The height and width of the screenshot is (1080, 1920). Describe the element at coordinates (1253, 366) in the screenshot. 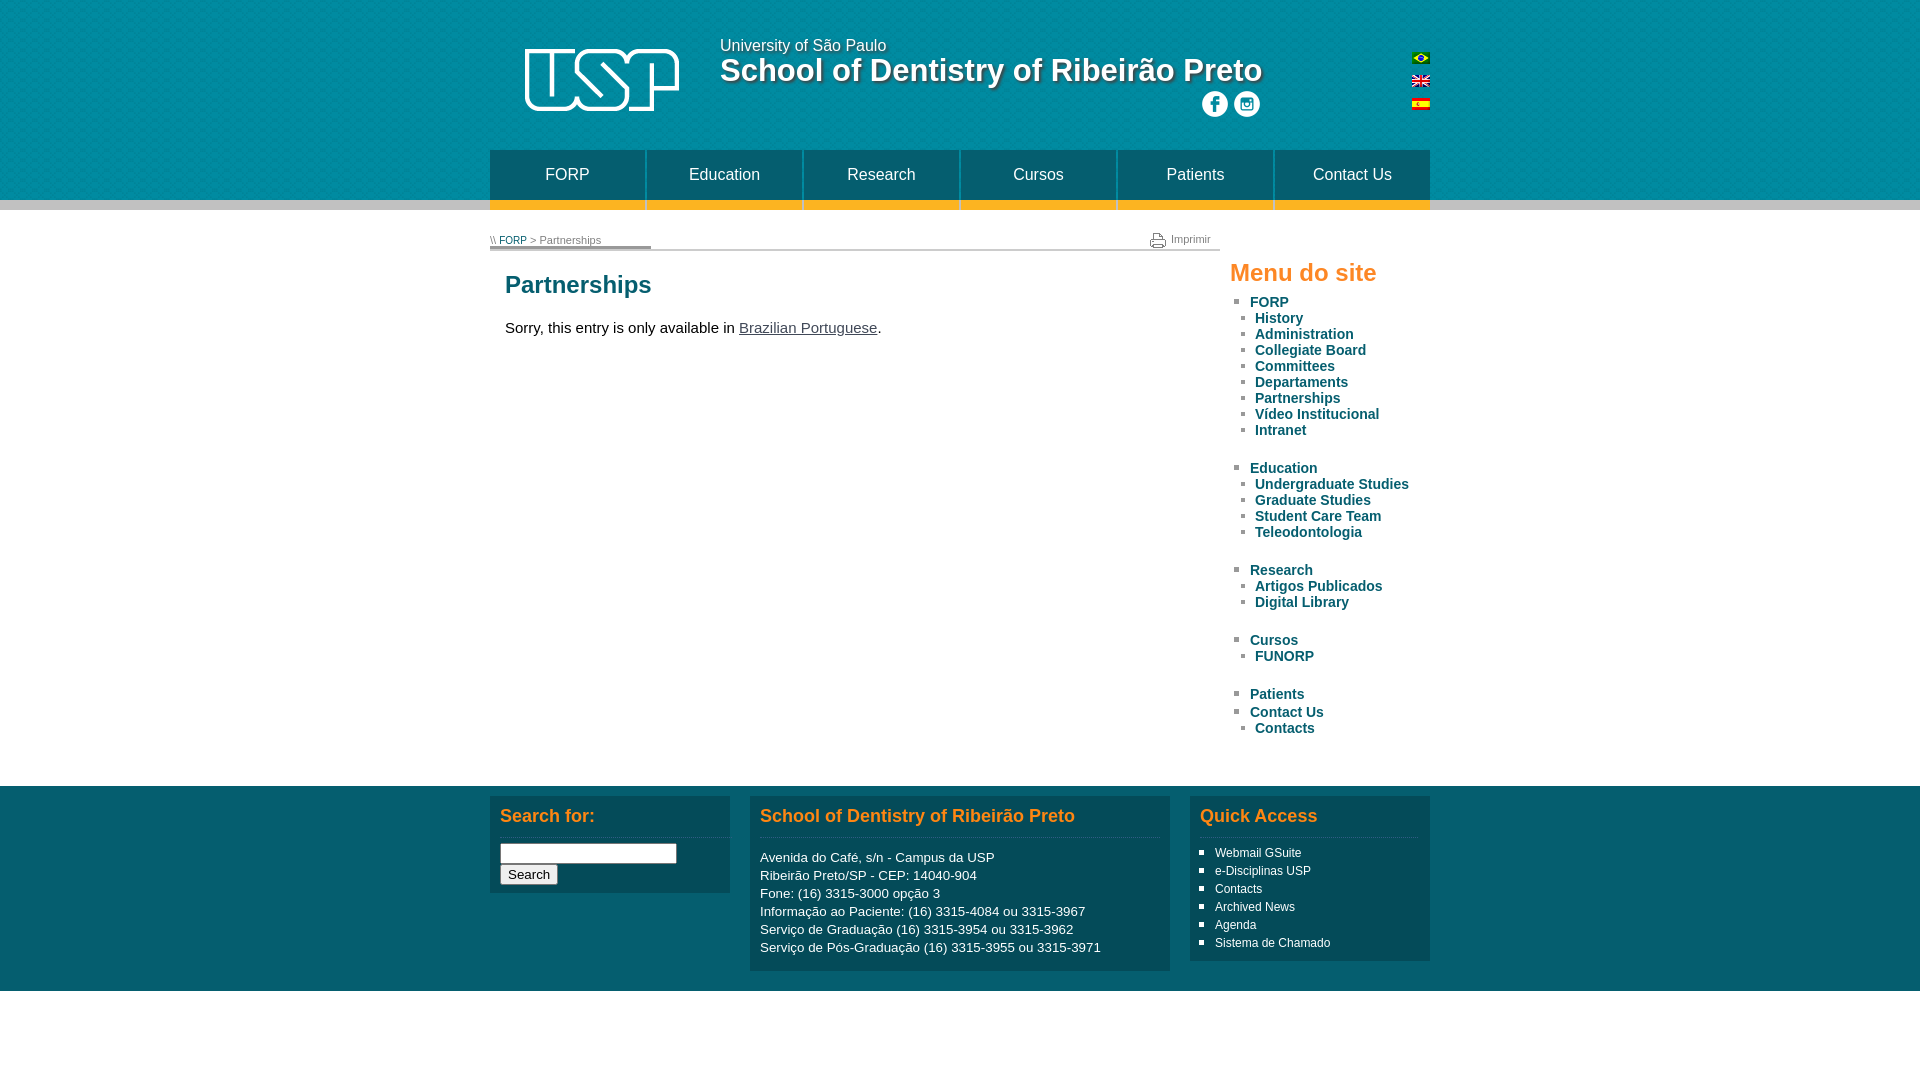

I see `'Committees'` at that location.